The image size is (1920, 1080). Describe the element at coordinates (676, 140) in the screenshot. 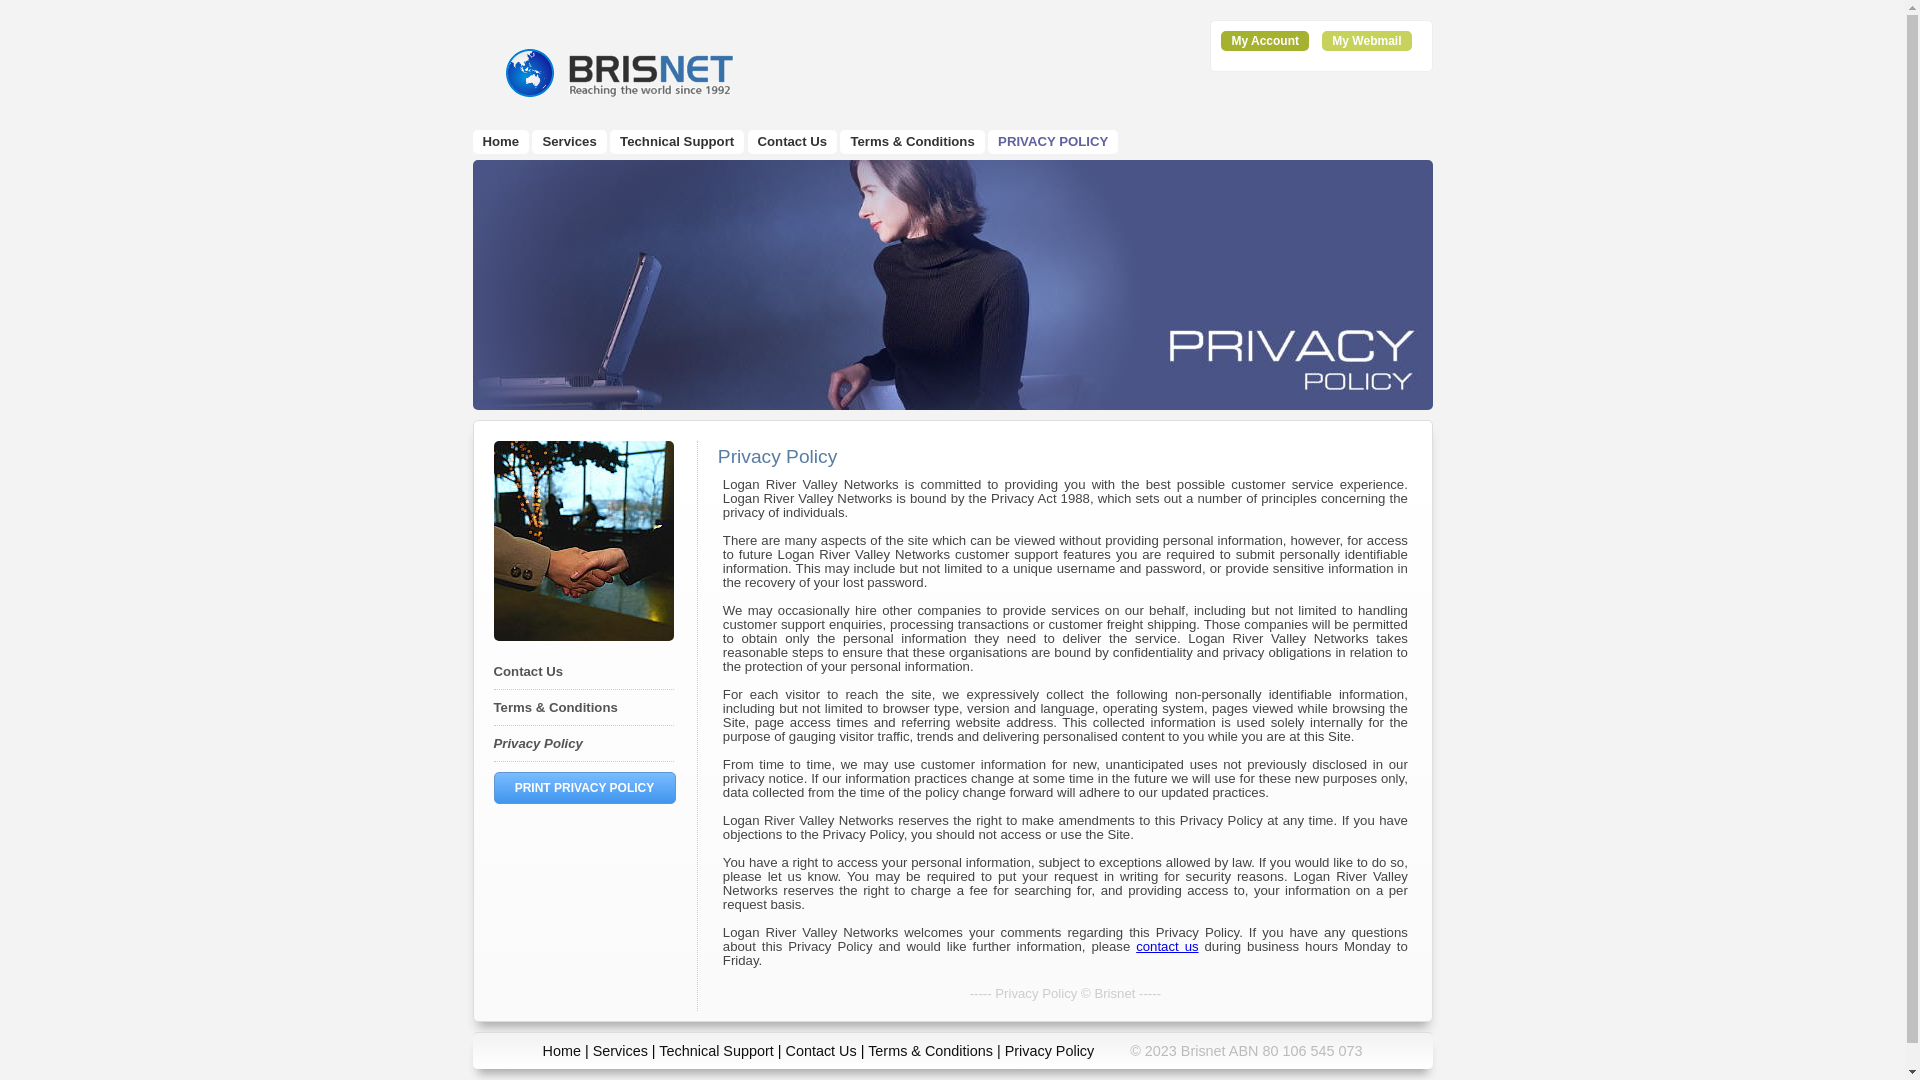

I see `'Technical Support'` at that location.